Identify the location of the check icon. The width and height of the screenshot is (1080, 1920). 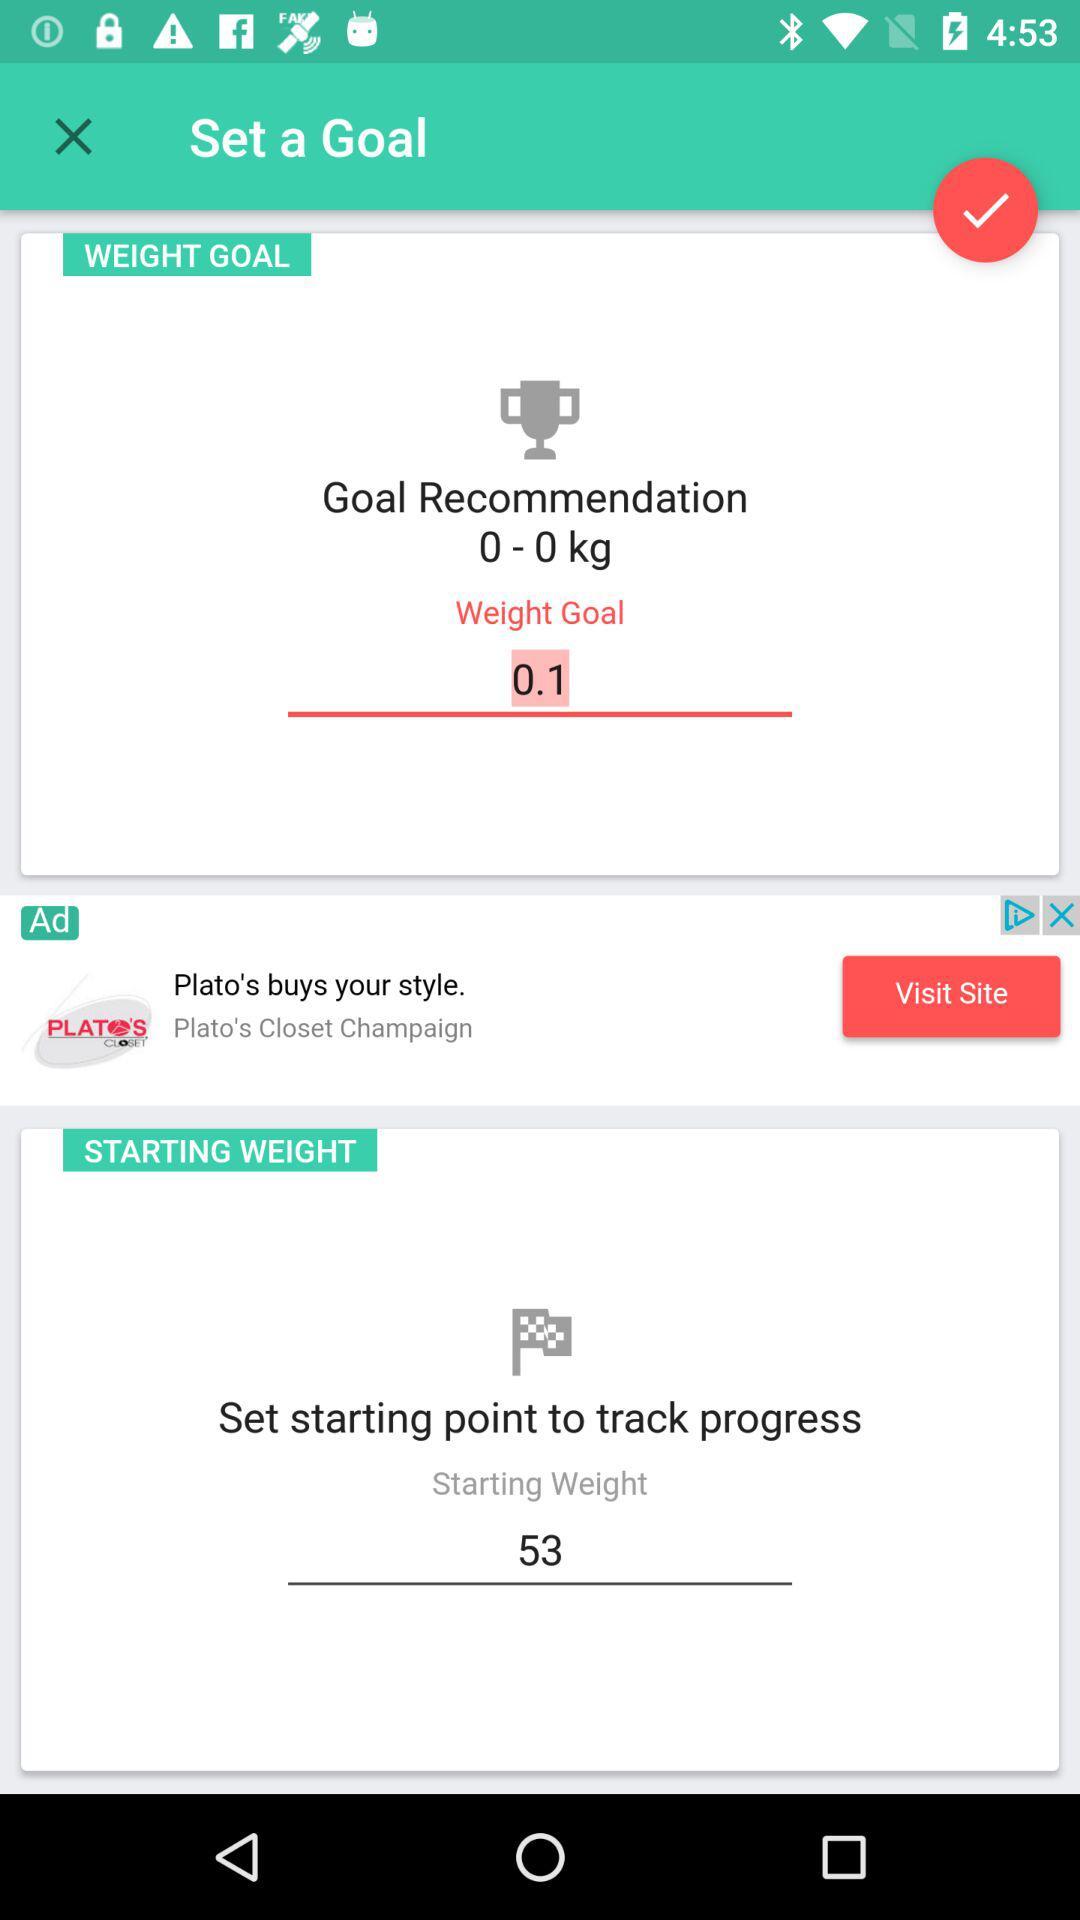
(984, 210).